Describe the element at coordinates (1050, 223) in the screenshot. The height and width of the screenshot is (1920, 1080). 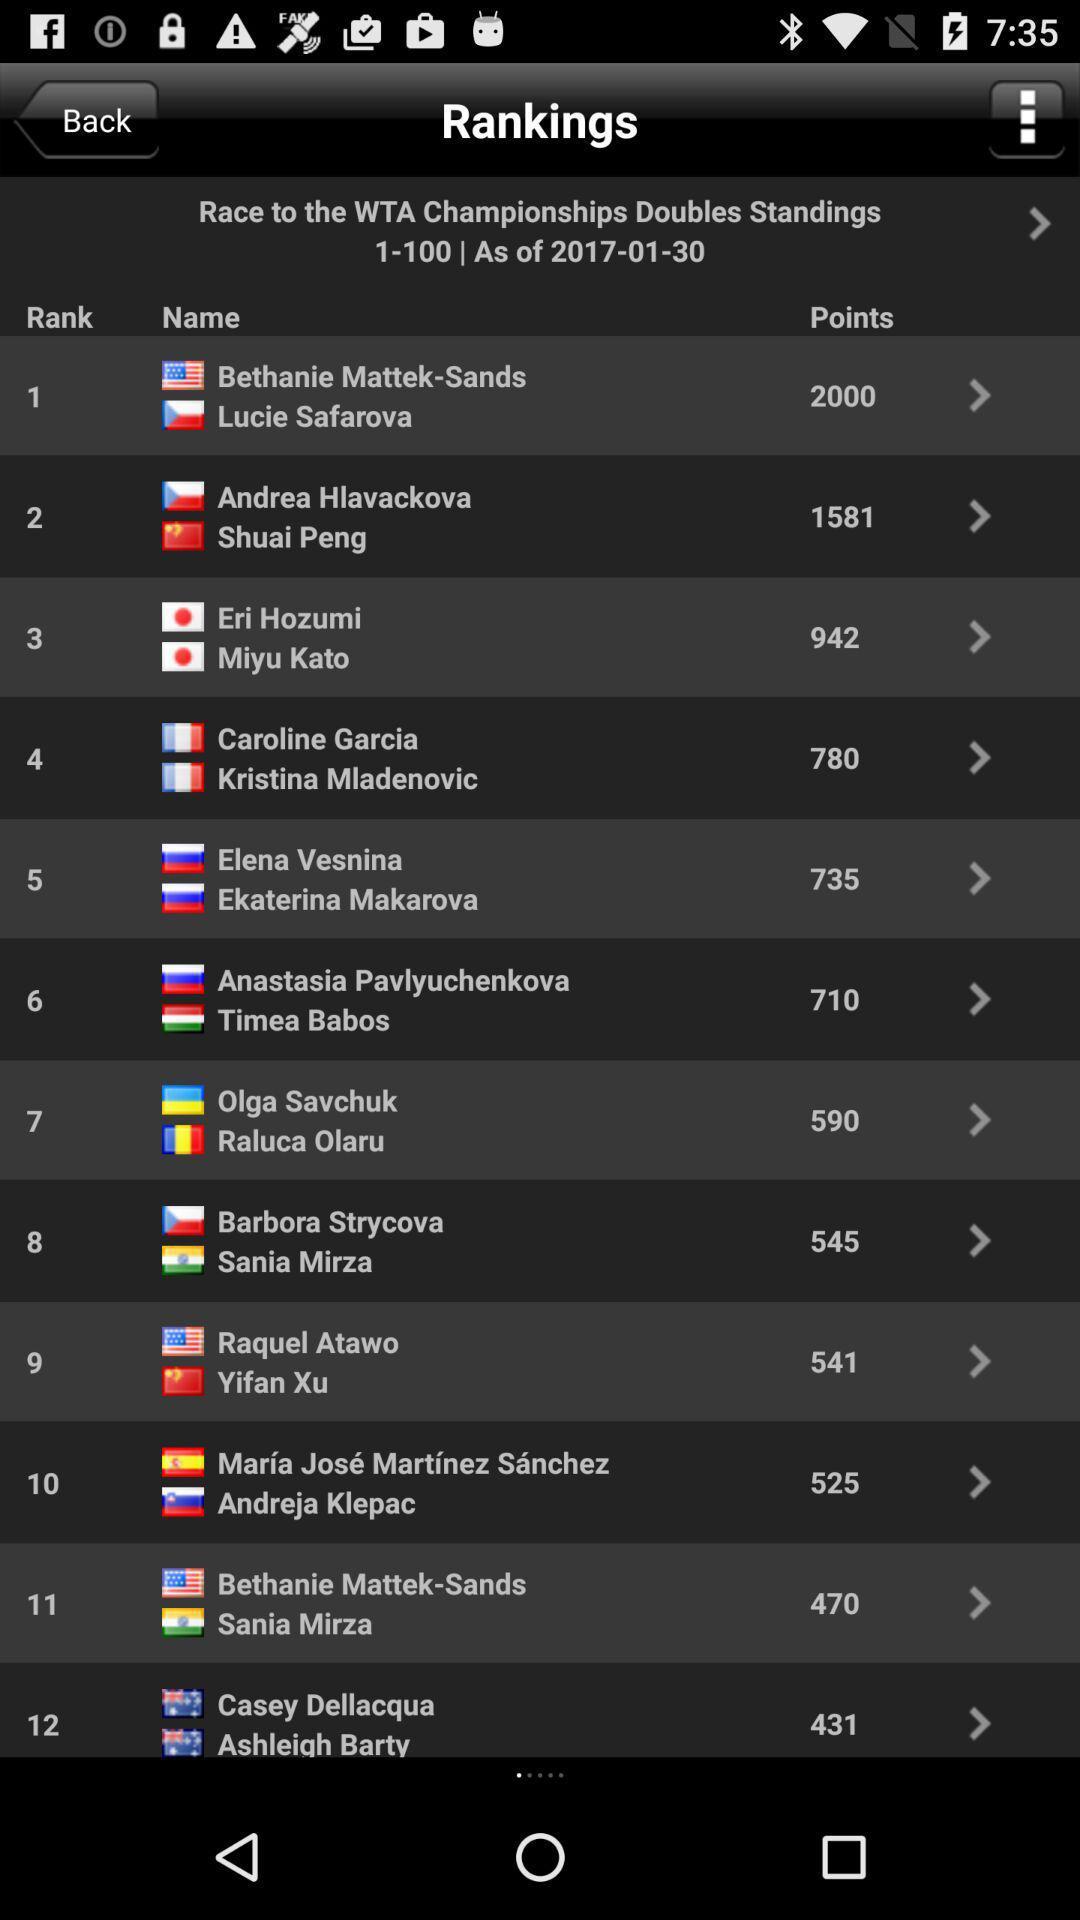
I see `going to next page` at that location.